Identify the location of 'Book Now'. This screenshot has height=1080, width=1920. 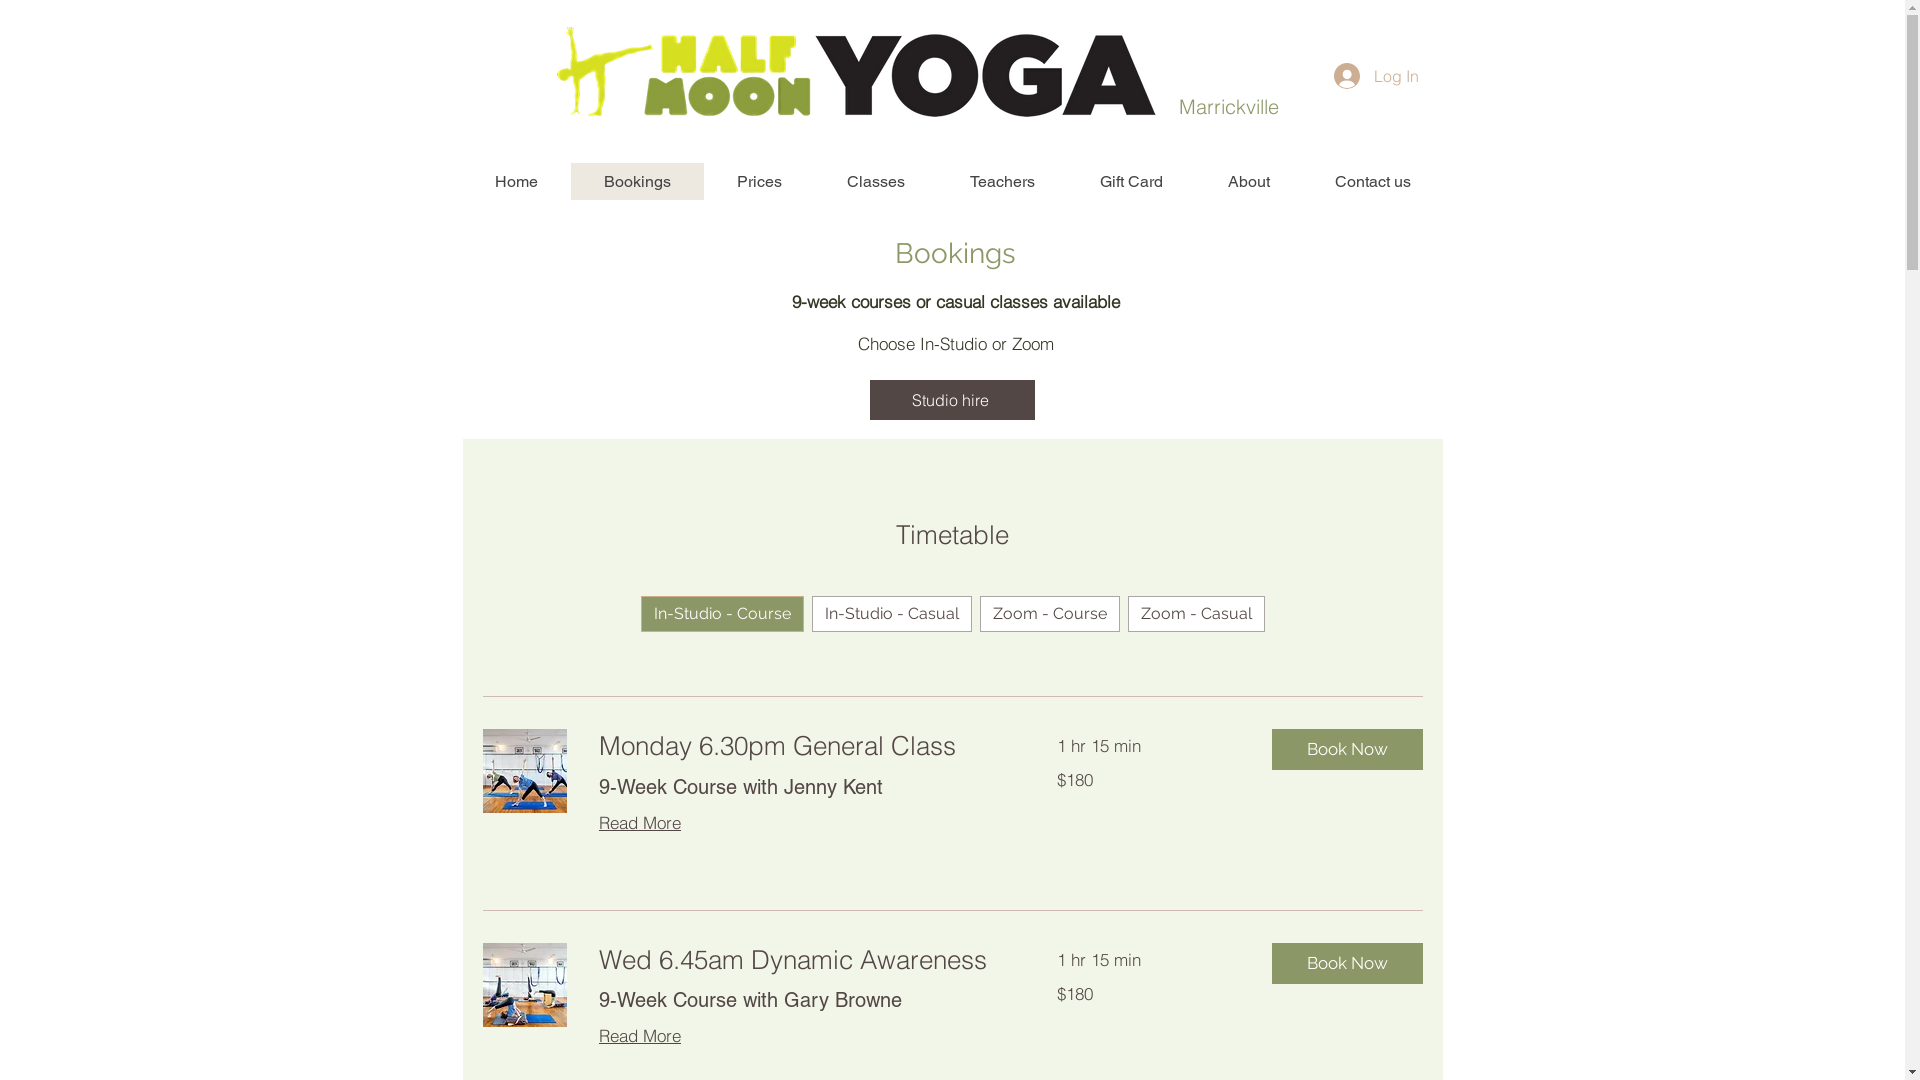
(1347, 962).